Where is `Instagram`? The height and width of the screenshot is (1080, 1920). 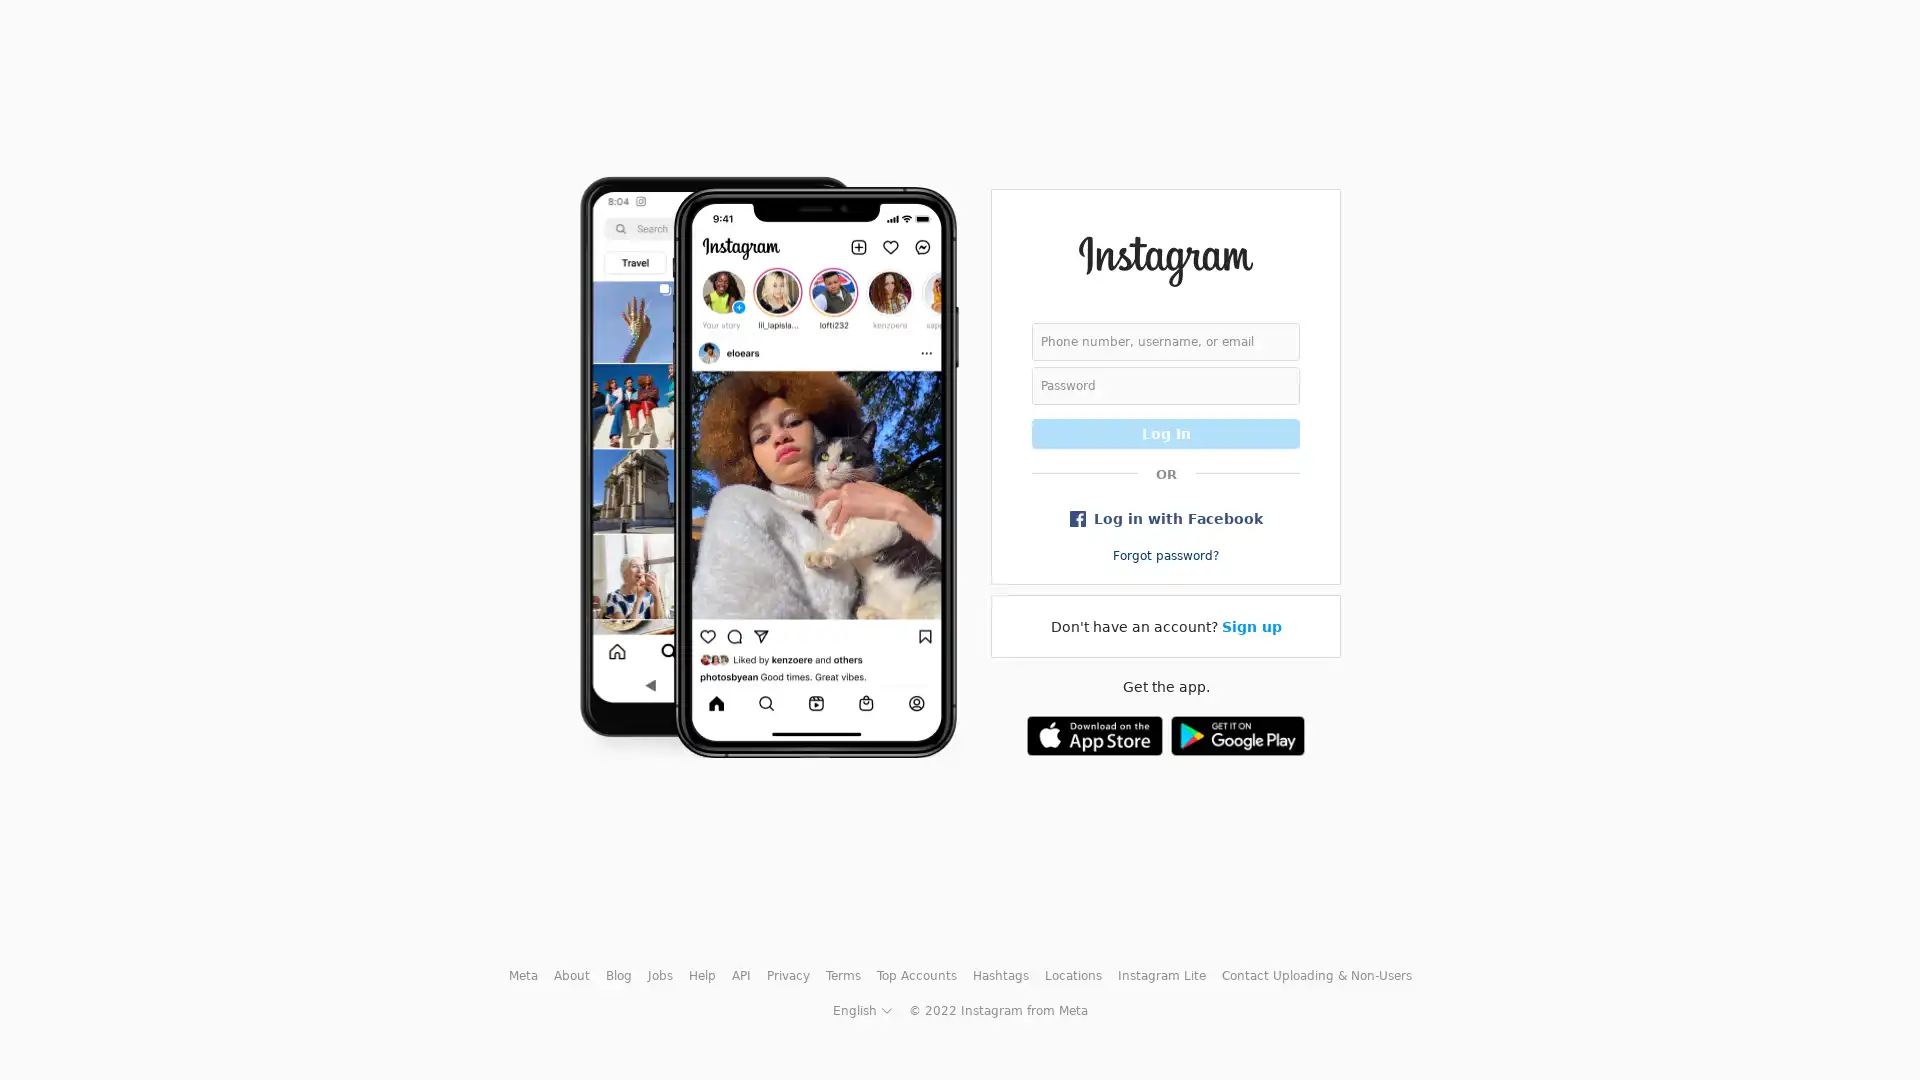 Instagram is located at coordinates (1165, 259).